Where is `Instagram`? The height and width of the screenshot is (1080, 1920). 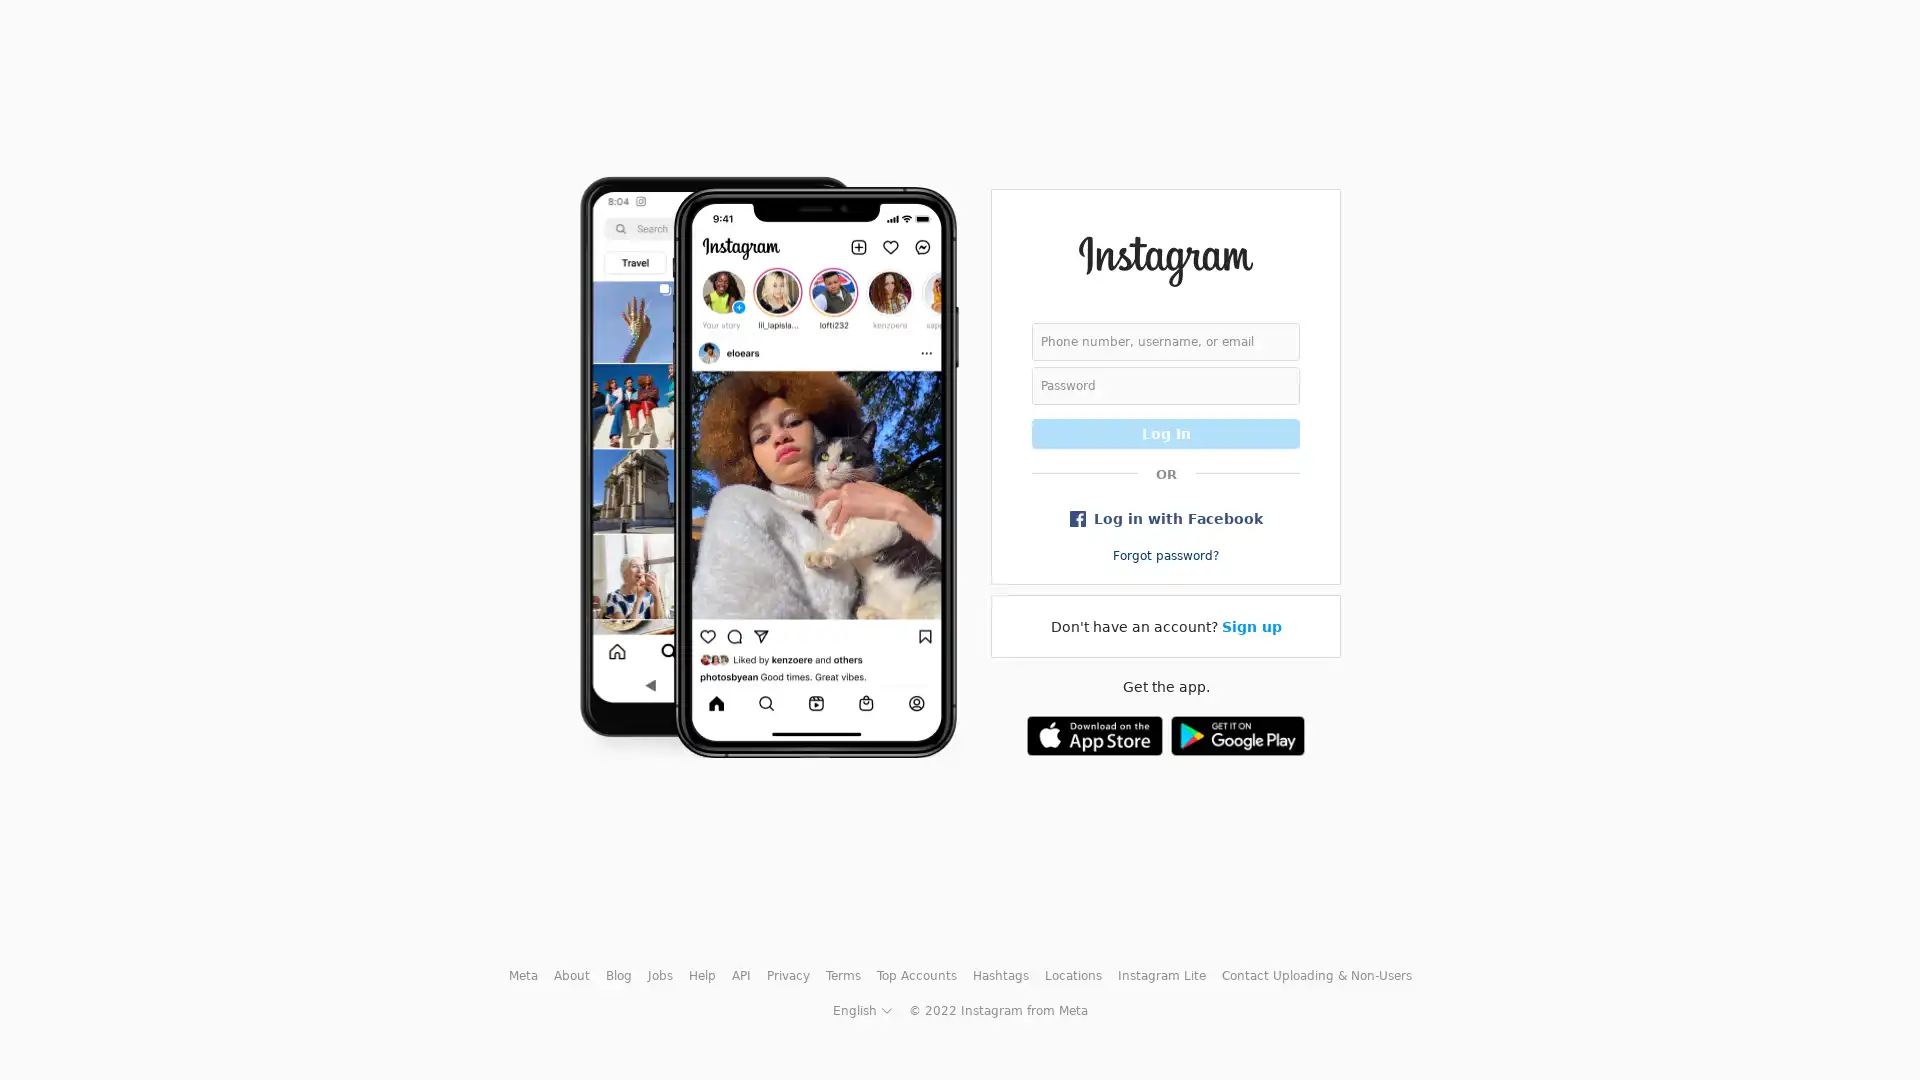 Instagram is located at coordinates (1165, 259).